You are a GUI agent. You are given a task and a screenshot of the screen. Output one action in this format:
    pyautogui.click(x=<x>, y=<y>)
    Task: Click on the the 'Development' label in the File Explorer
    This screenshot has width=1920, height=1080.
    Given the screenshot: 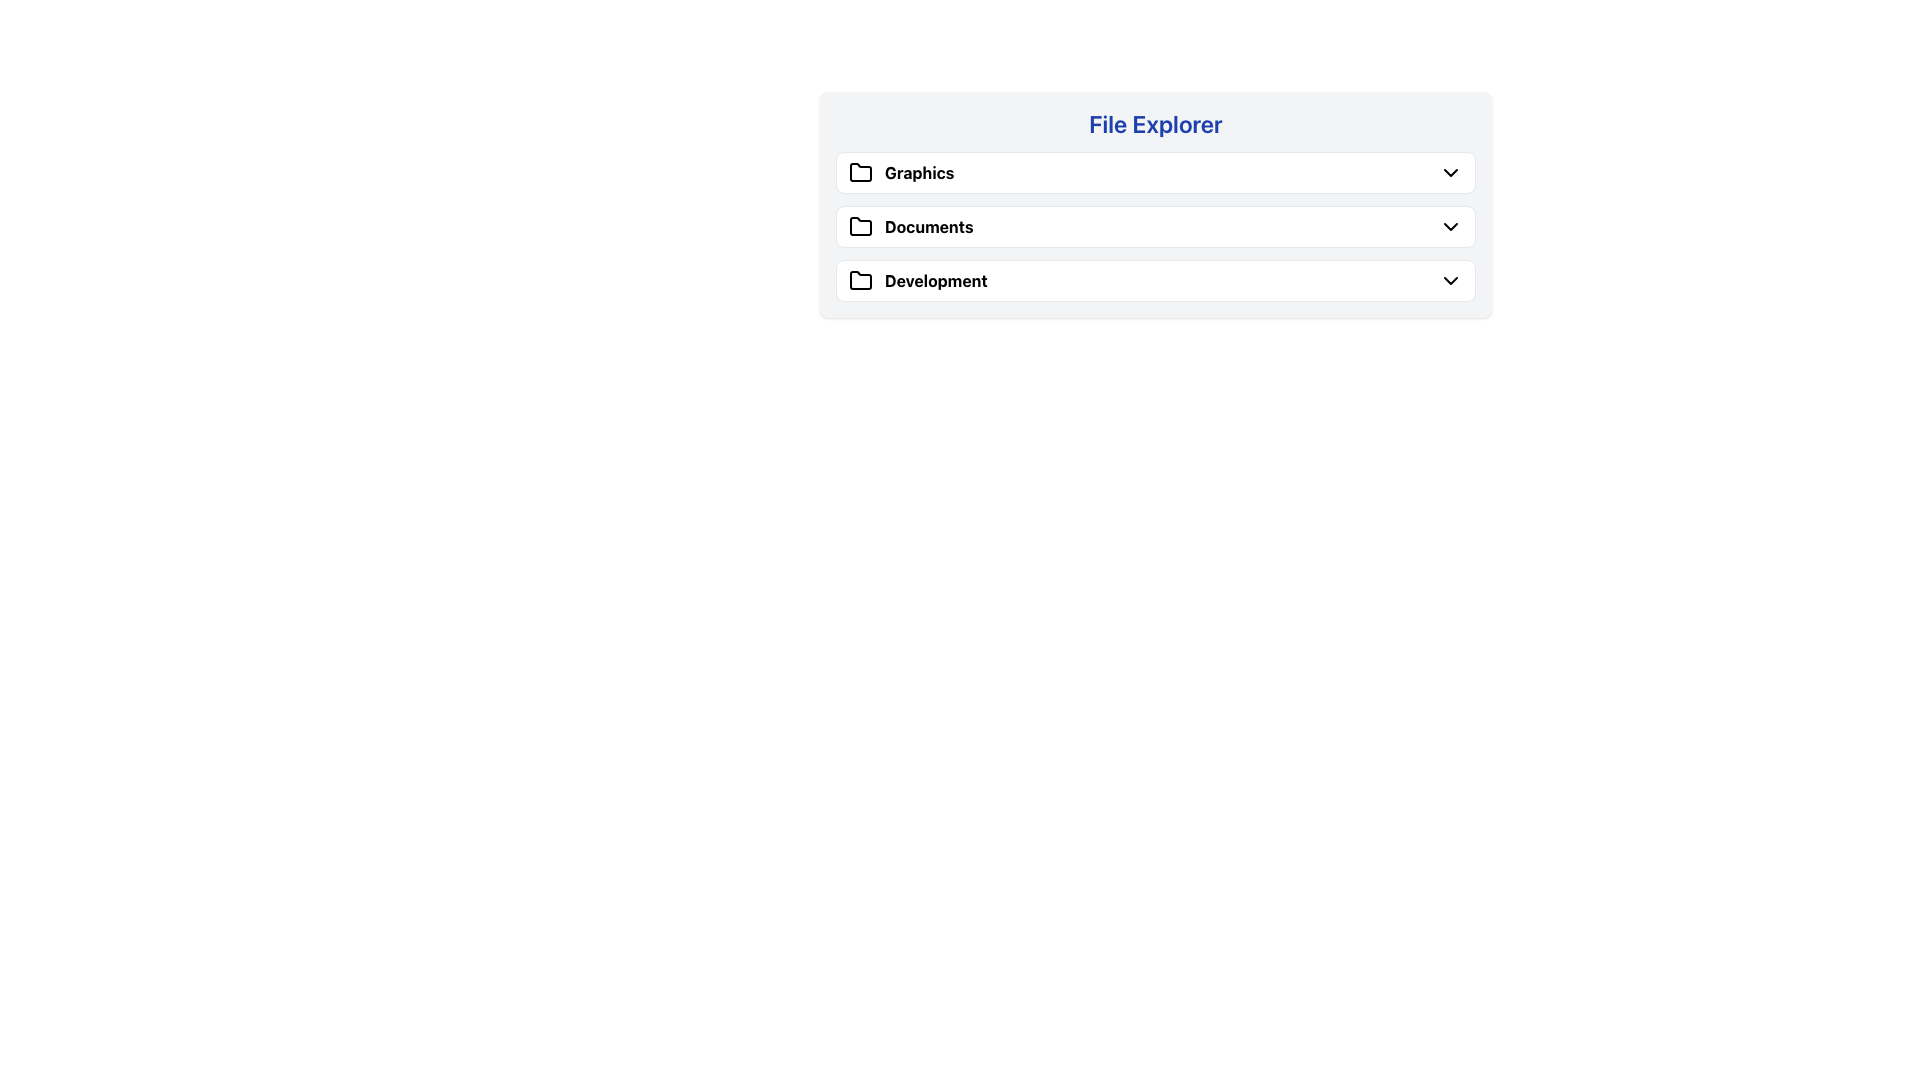 What is the action you would take?
    pyautogui.click(x=916, y=281)
    